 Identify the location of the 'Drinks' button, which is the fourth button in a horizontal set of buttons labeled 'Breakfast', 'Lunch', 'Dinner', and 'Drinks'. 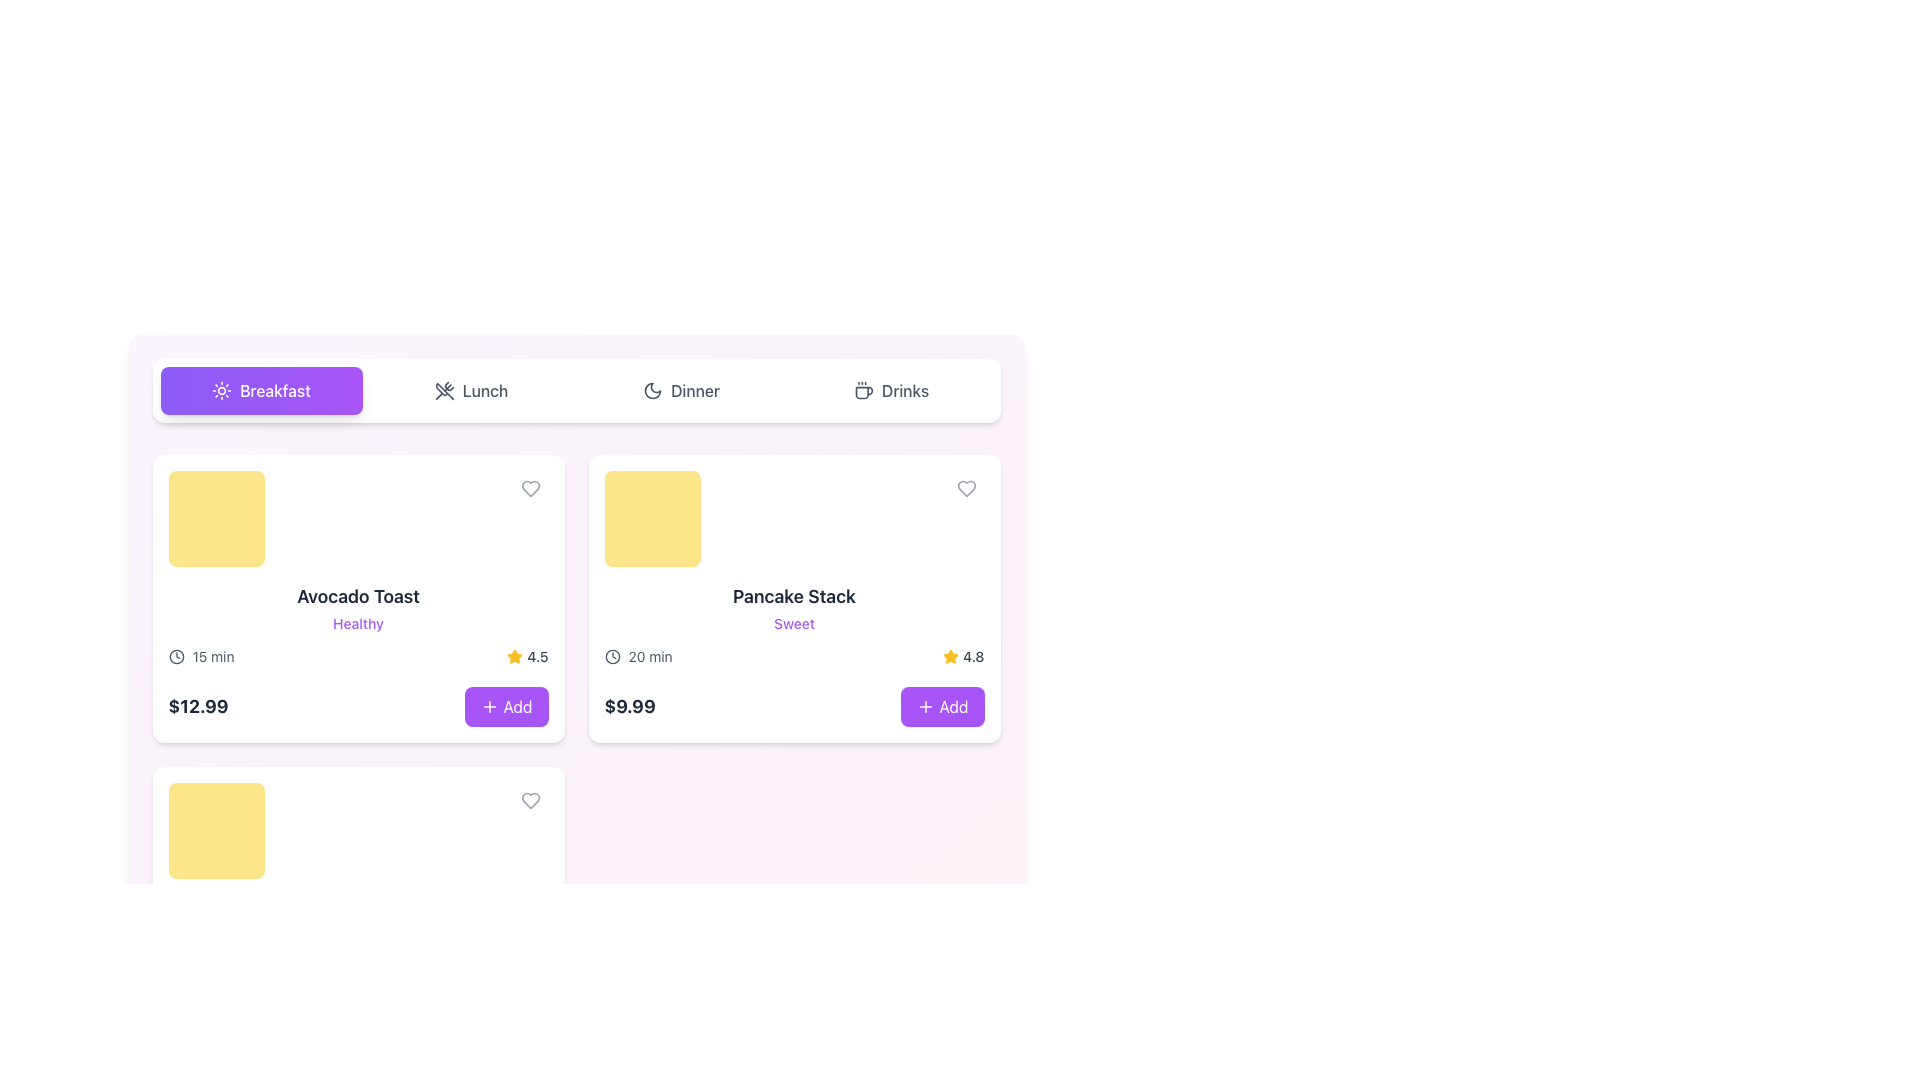
(890, 390).